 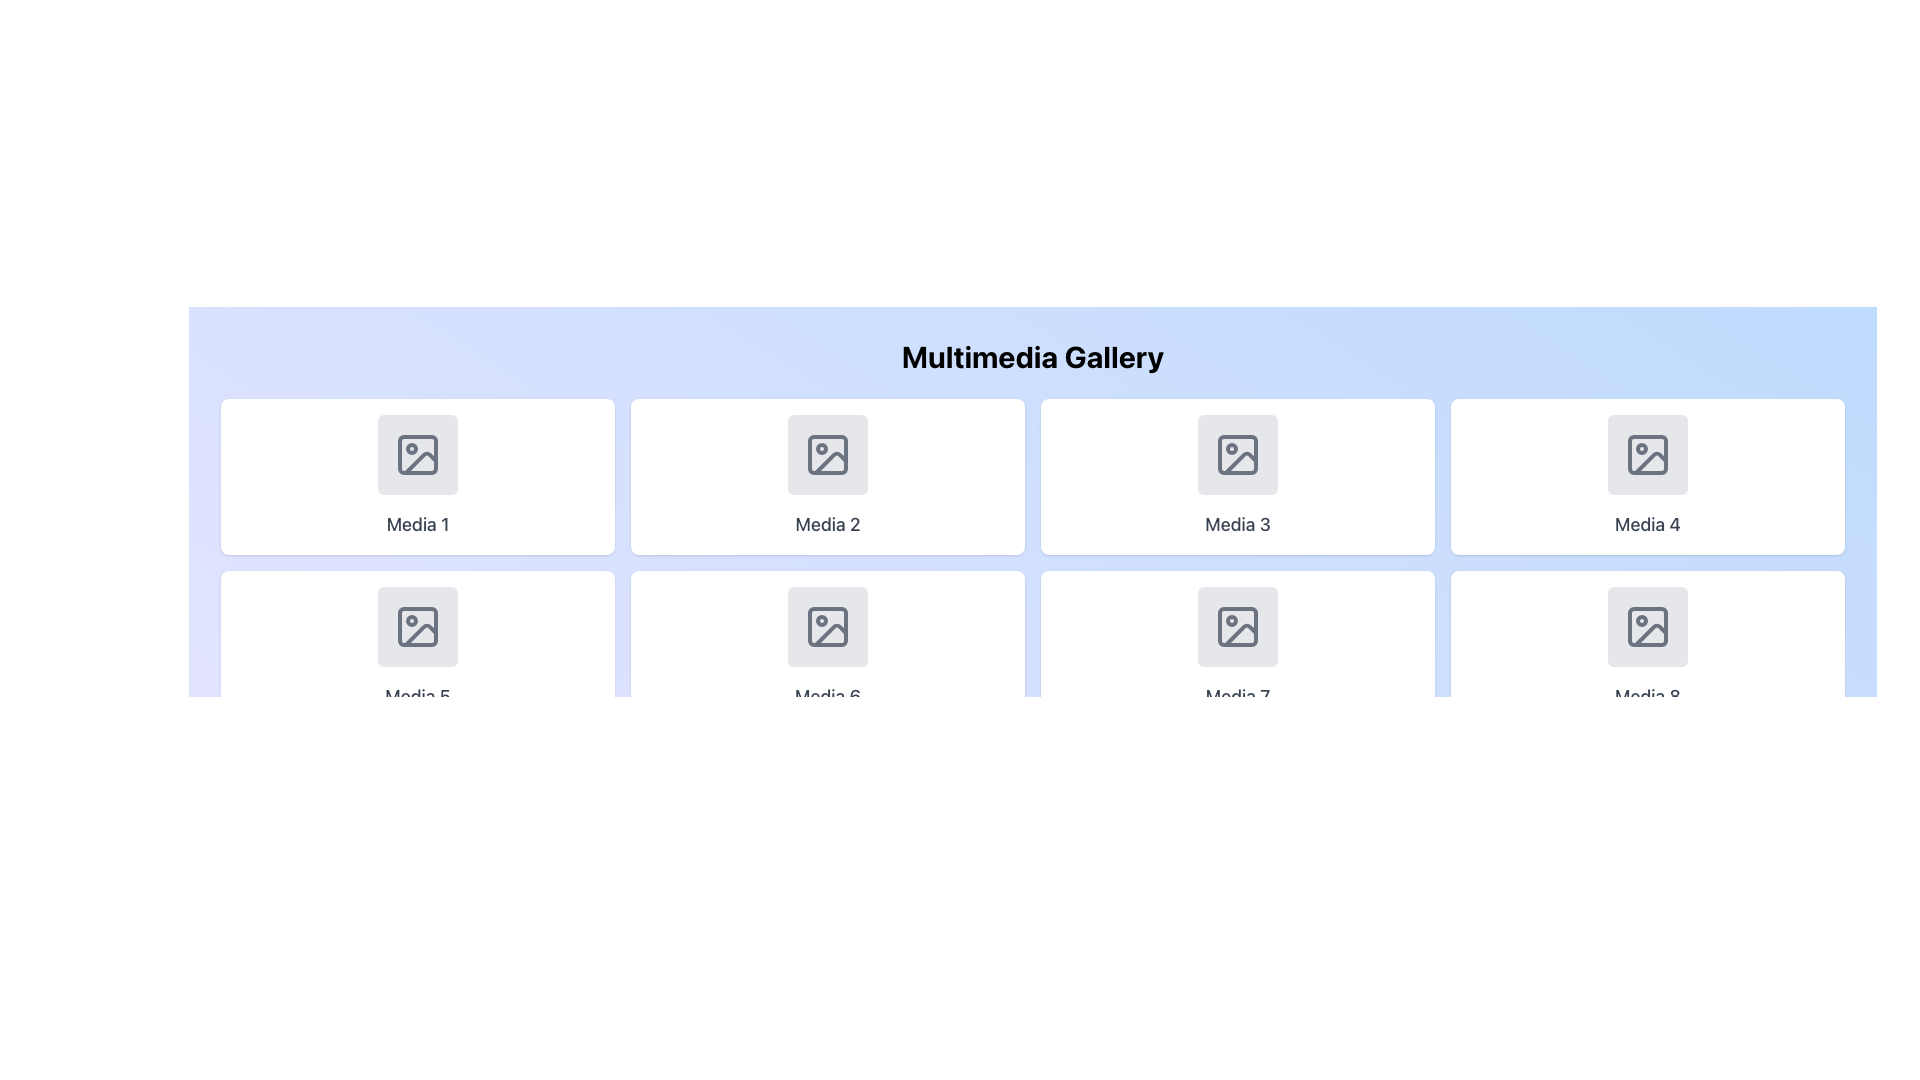 What do you see at coordinates (1237, 455) in the screenshot?
I see `the SVG icon labeled 'Media 3', which depicts an image symbol with a mountain and sun, styled in gray and located as the third element in a horizontal grid layout in the gallery section` at bounding box center [1237, 455].